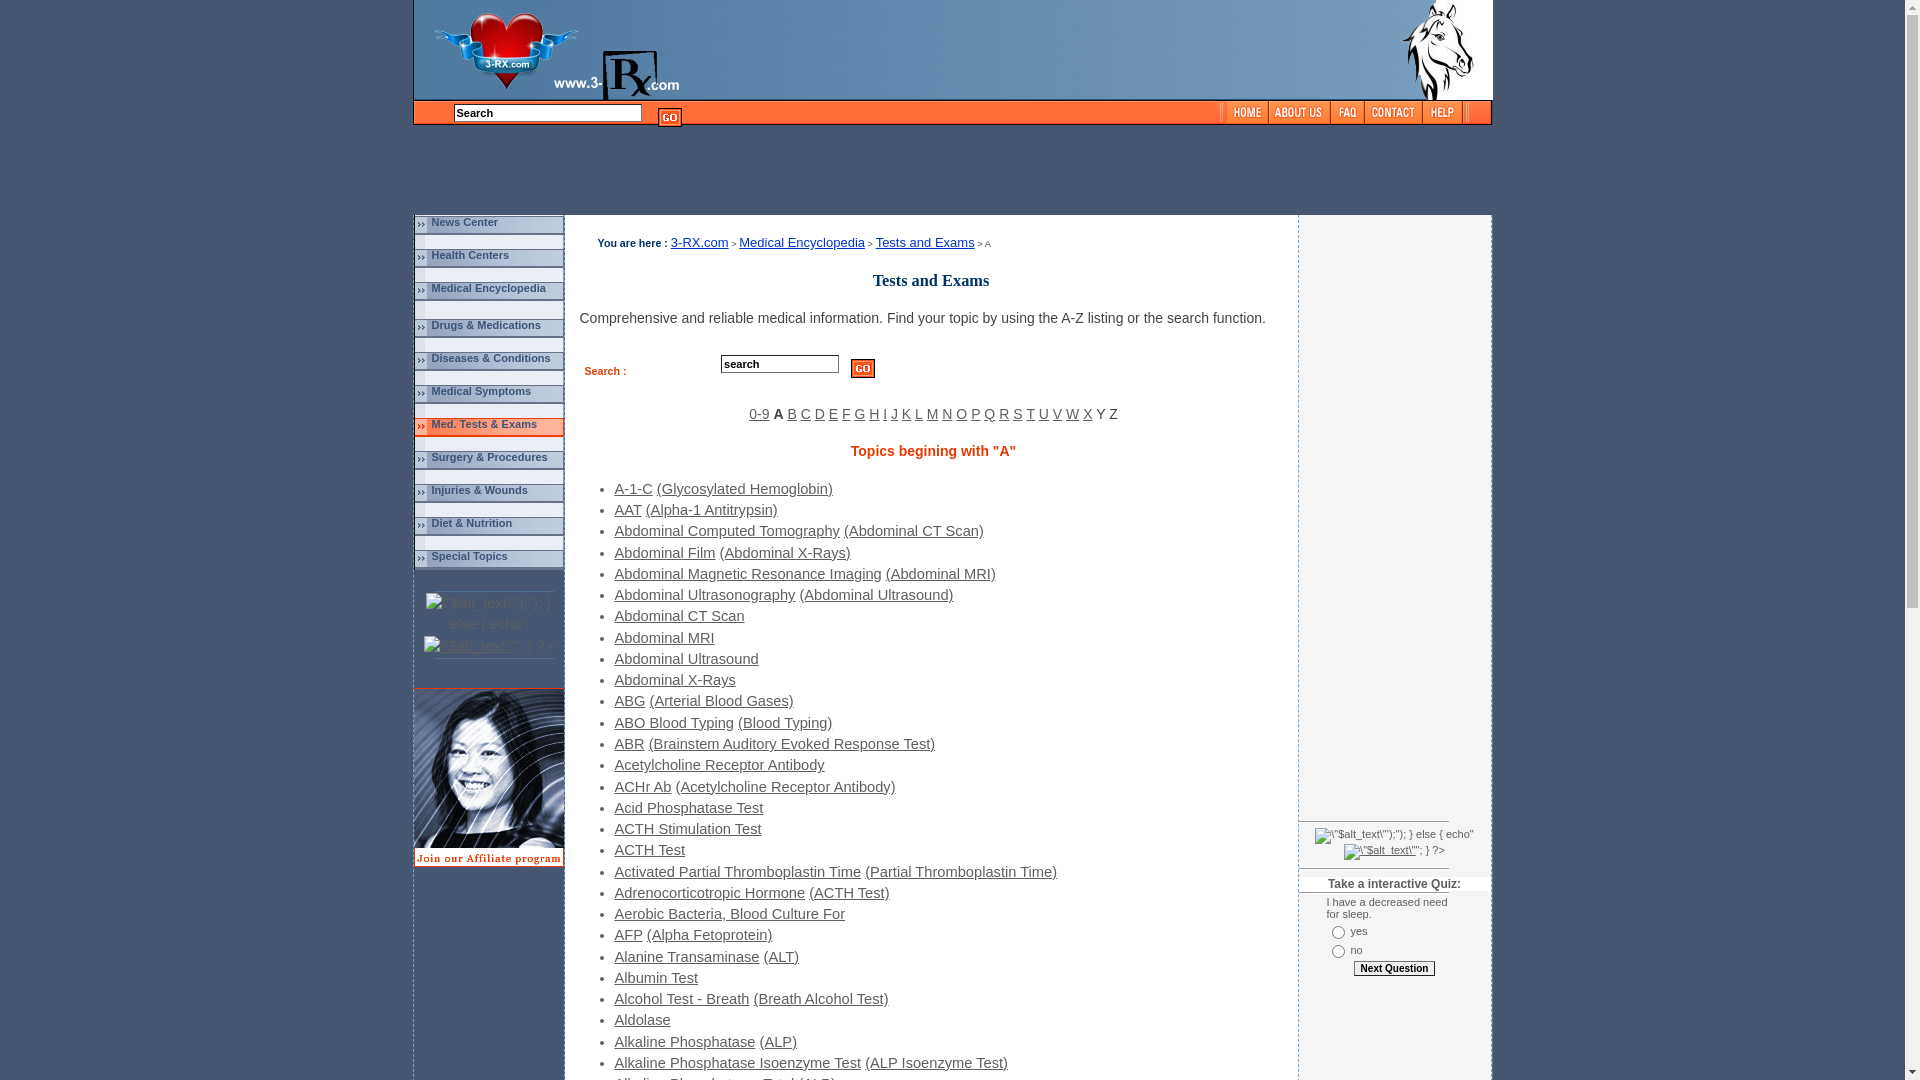 This screenshot has height=1080, width=1920. I want to click on 'U', so click(1042, 412).